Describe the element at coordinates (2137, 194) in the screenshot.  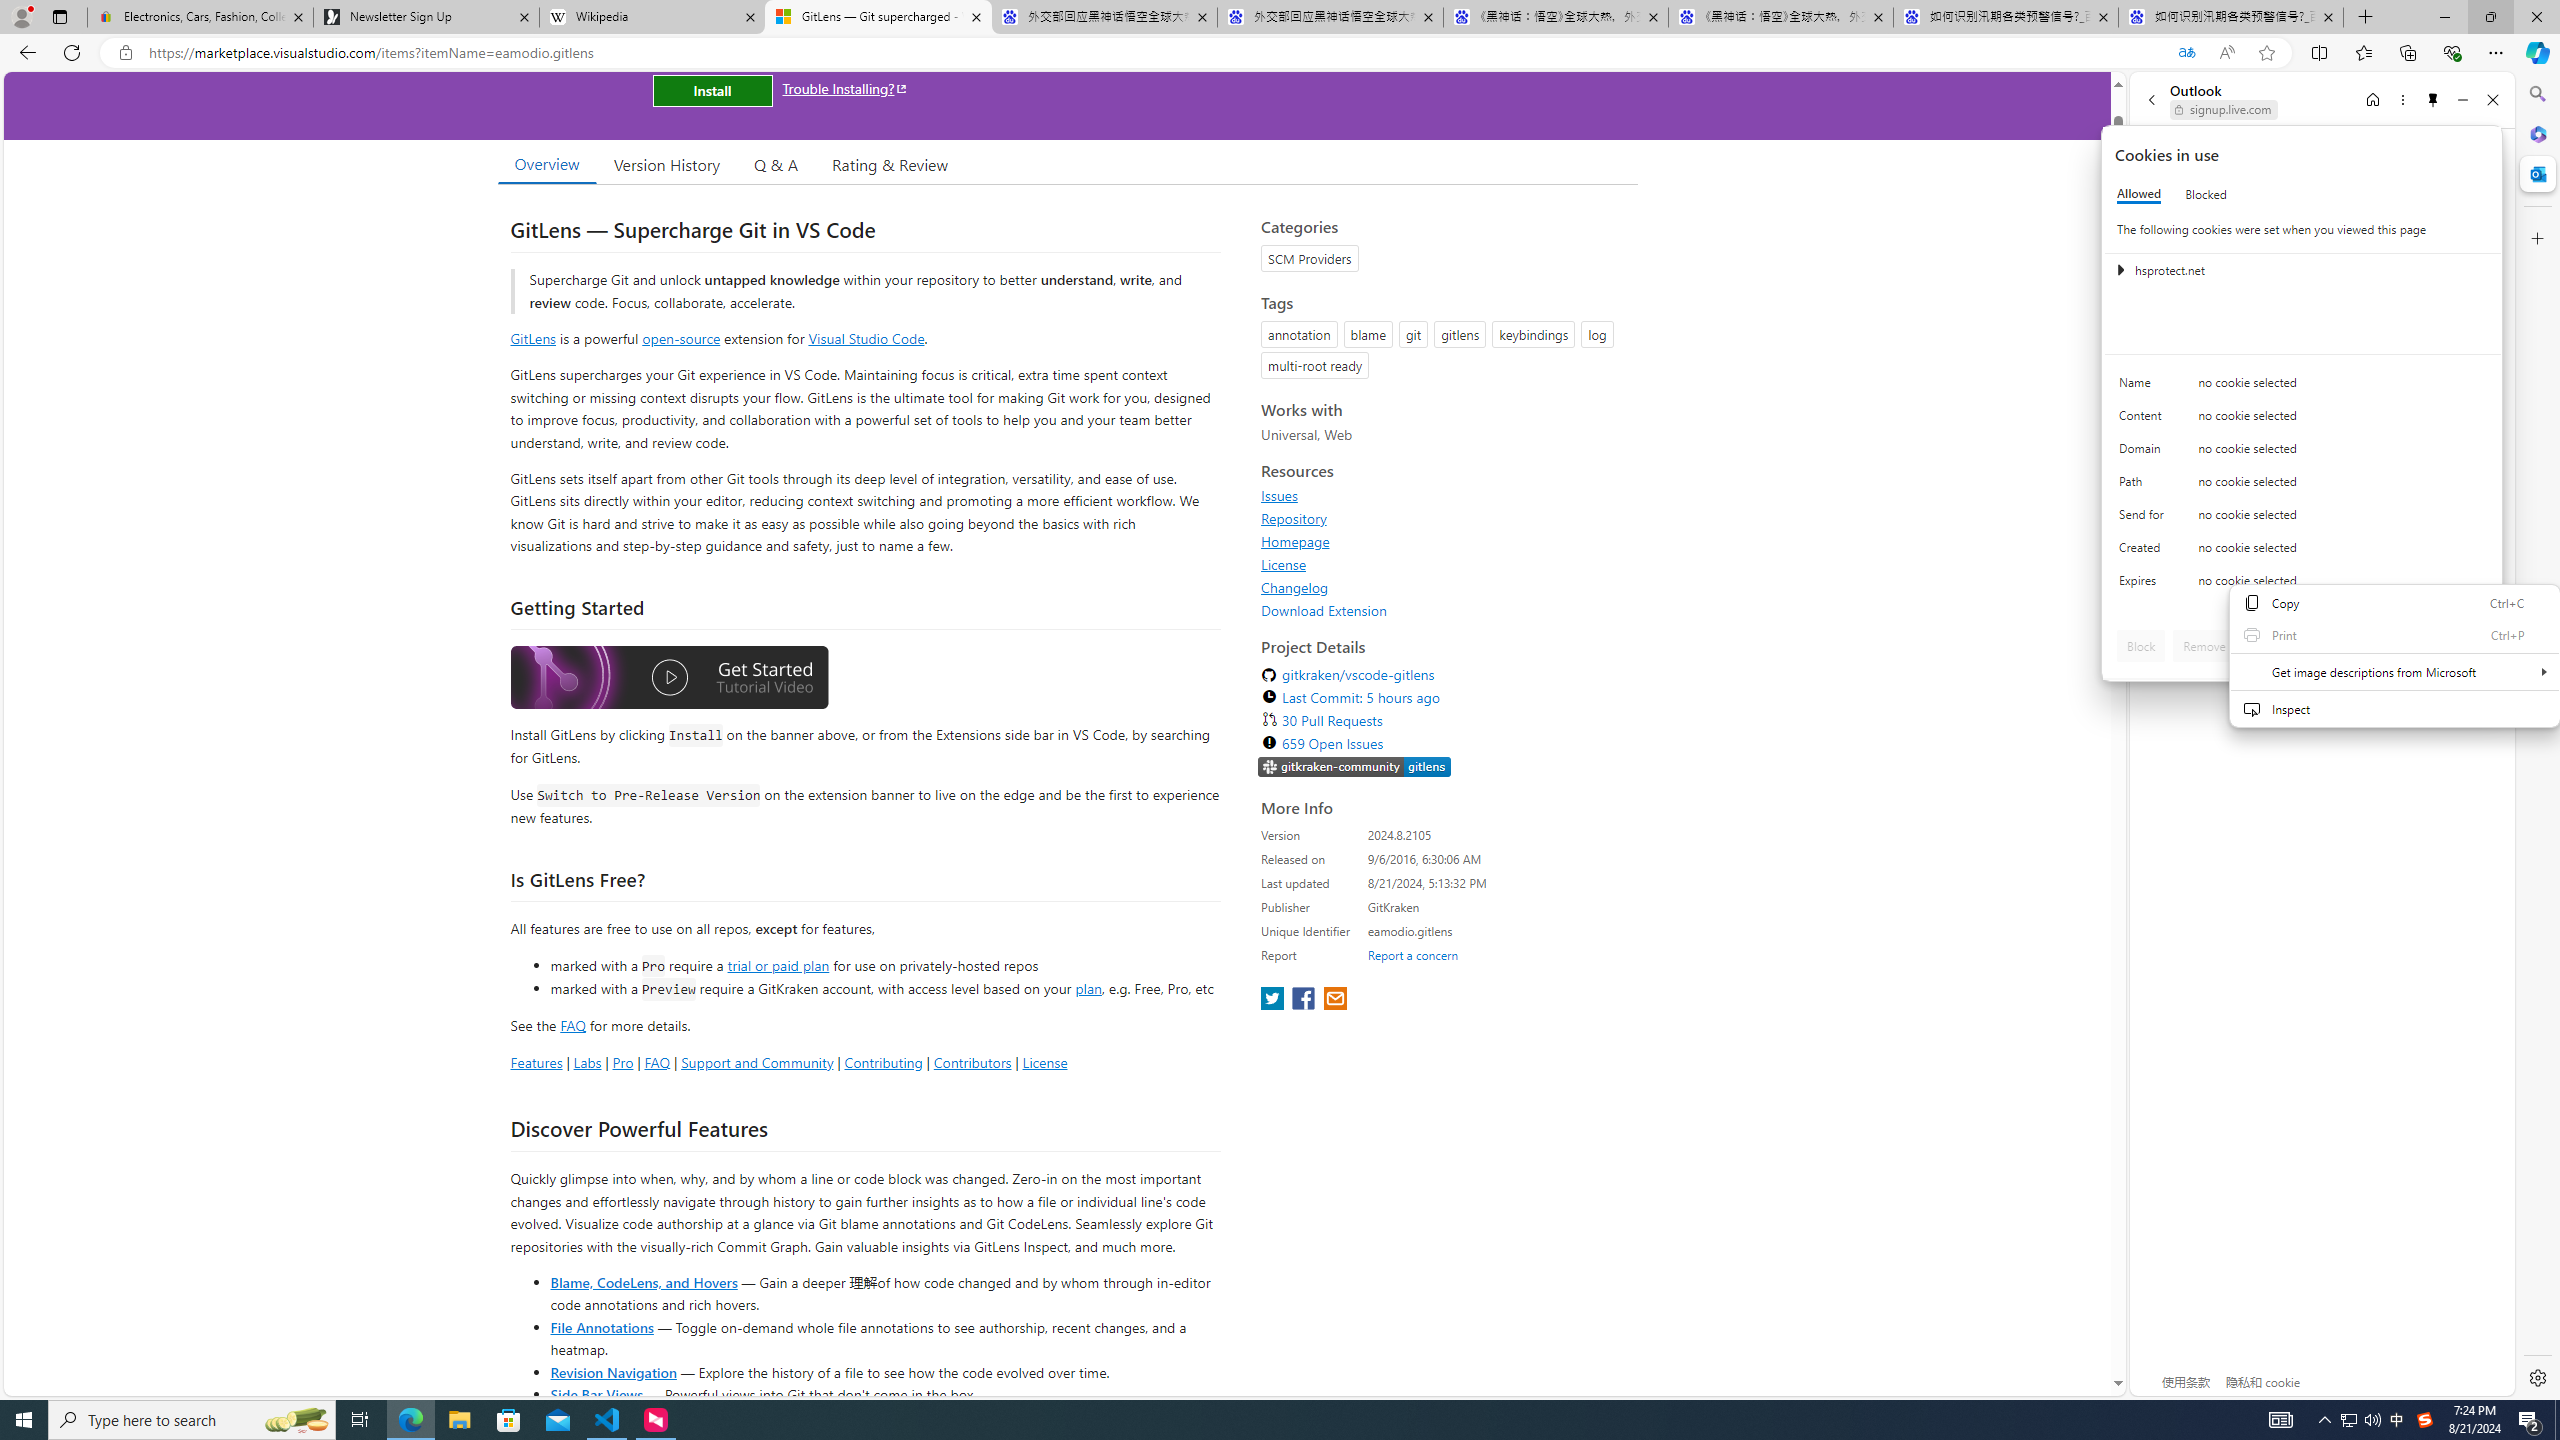
I see `'Allowed'` at that location.